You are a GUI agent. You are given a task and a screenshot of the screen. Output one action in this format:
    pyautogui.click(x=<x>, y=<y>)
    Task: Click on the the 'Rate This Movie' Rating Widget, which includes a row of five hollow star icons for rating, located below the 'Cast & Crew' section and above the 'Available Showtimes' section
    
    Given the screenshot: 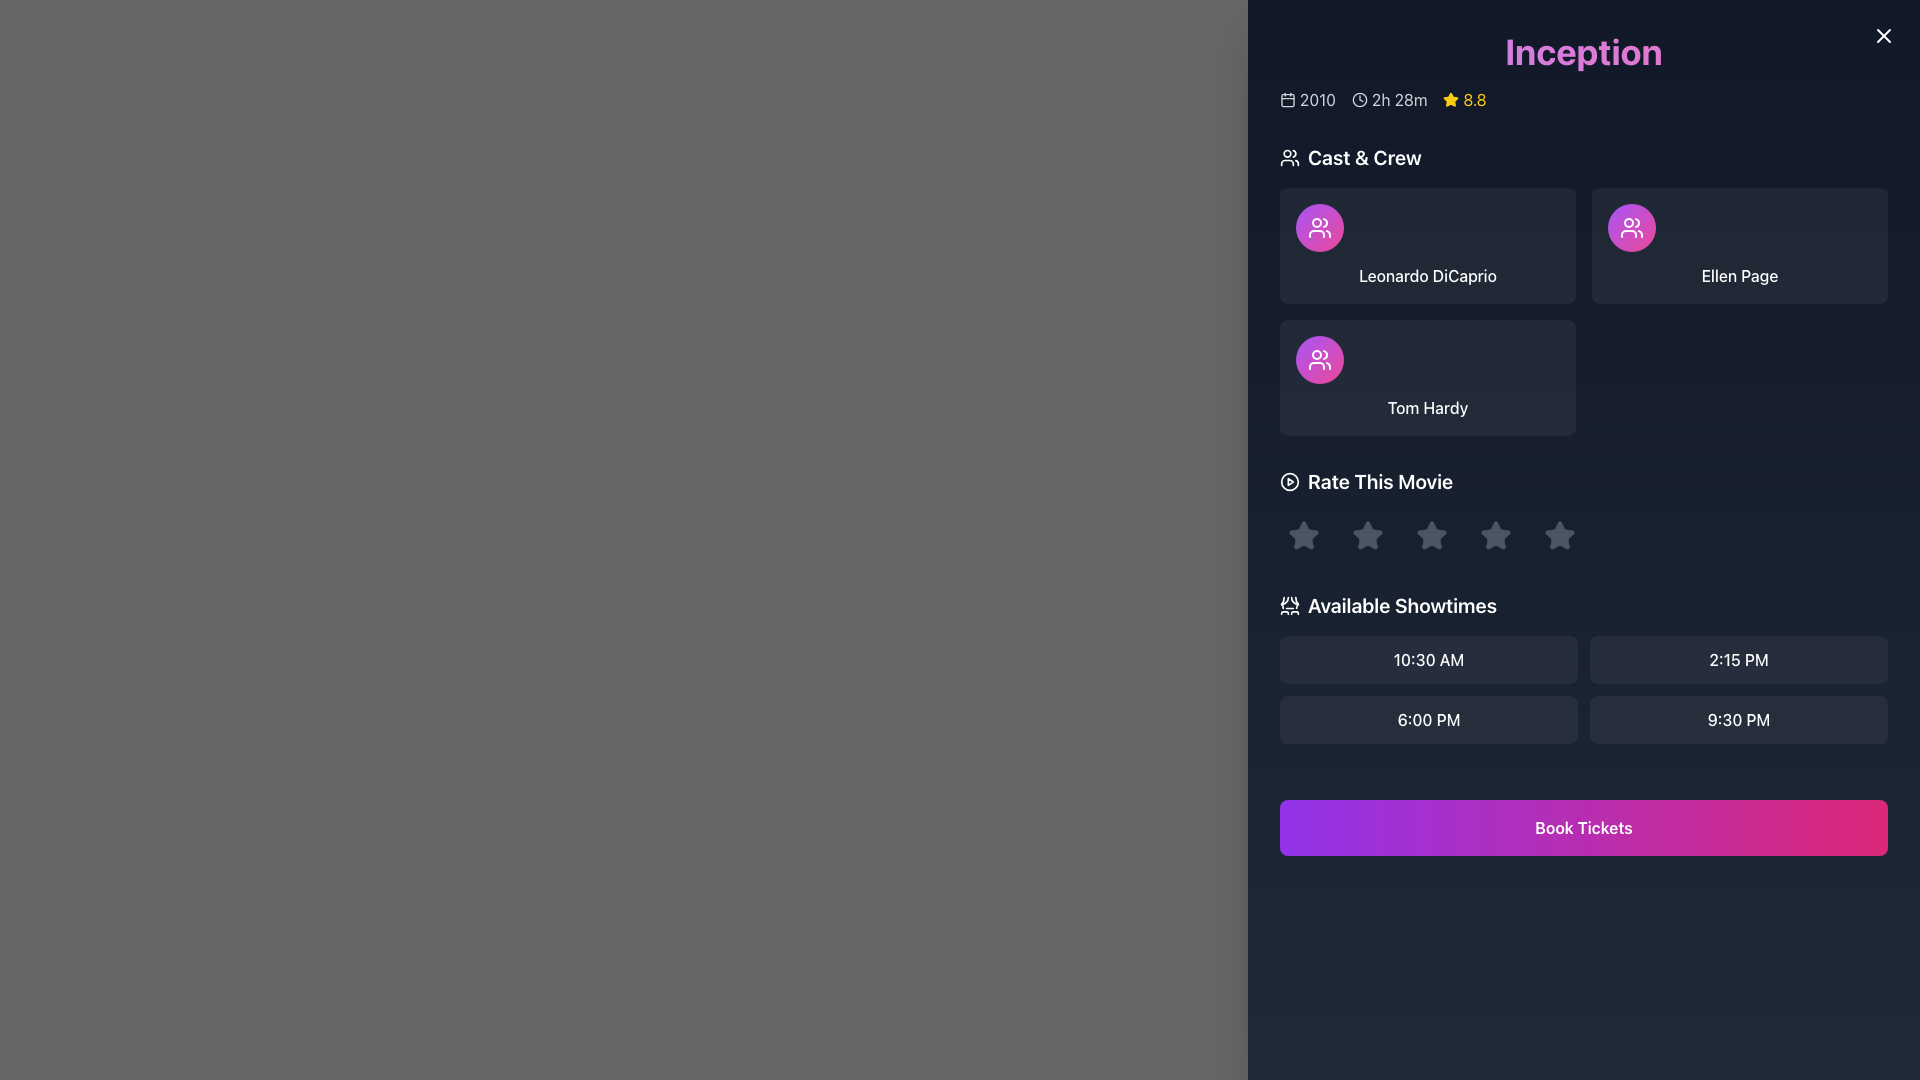 What is the action you would take?
    pyautogui.click(x=1583, y=512)
    